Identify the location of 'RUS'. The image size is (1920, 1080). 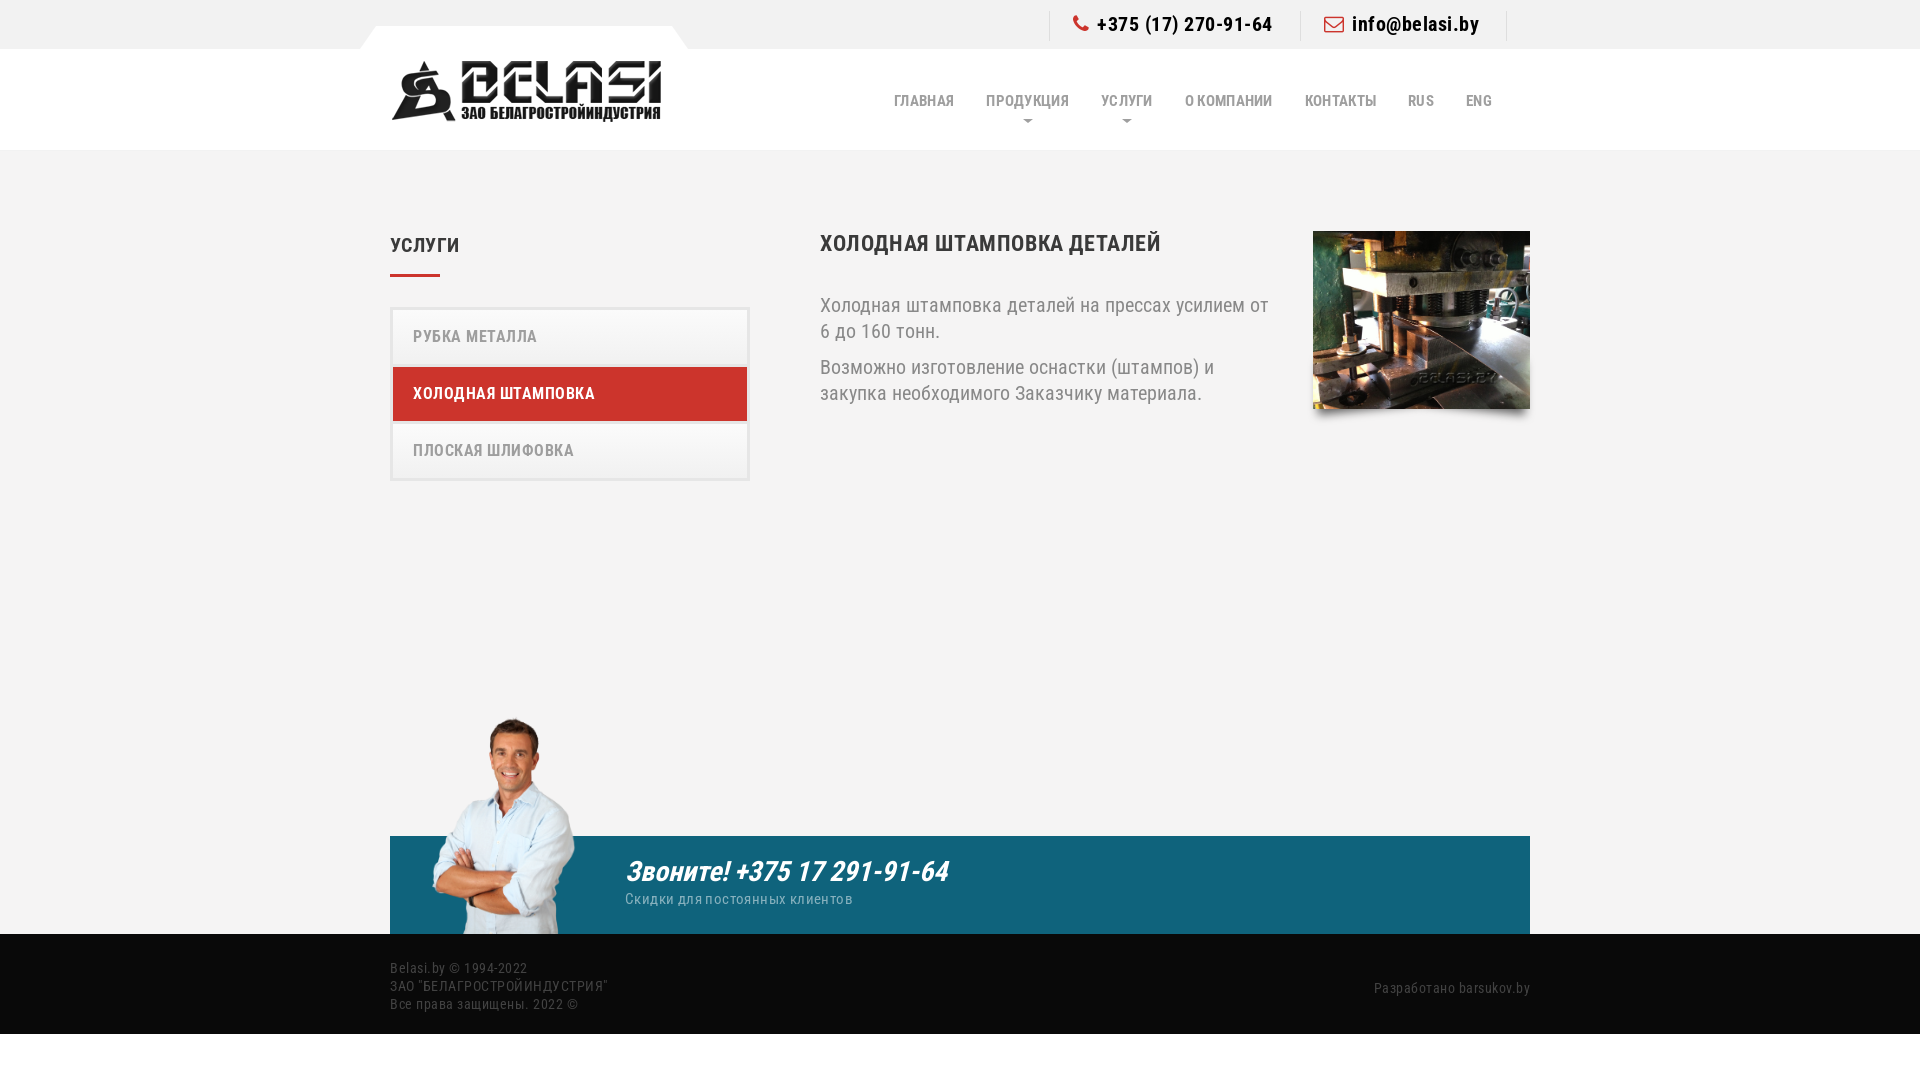
(1419, 101).